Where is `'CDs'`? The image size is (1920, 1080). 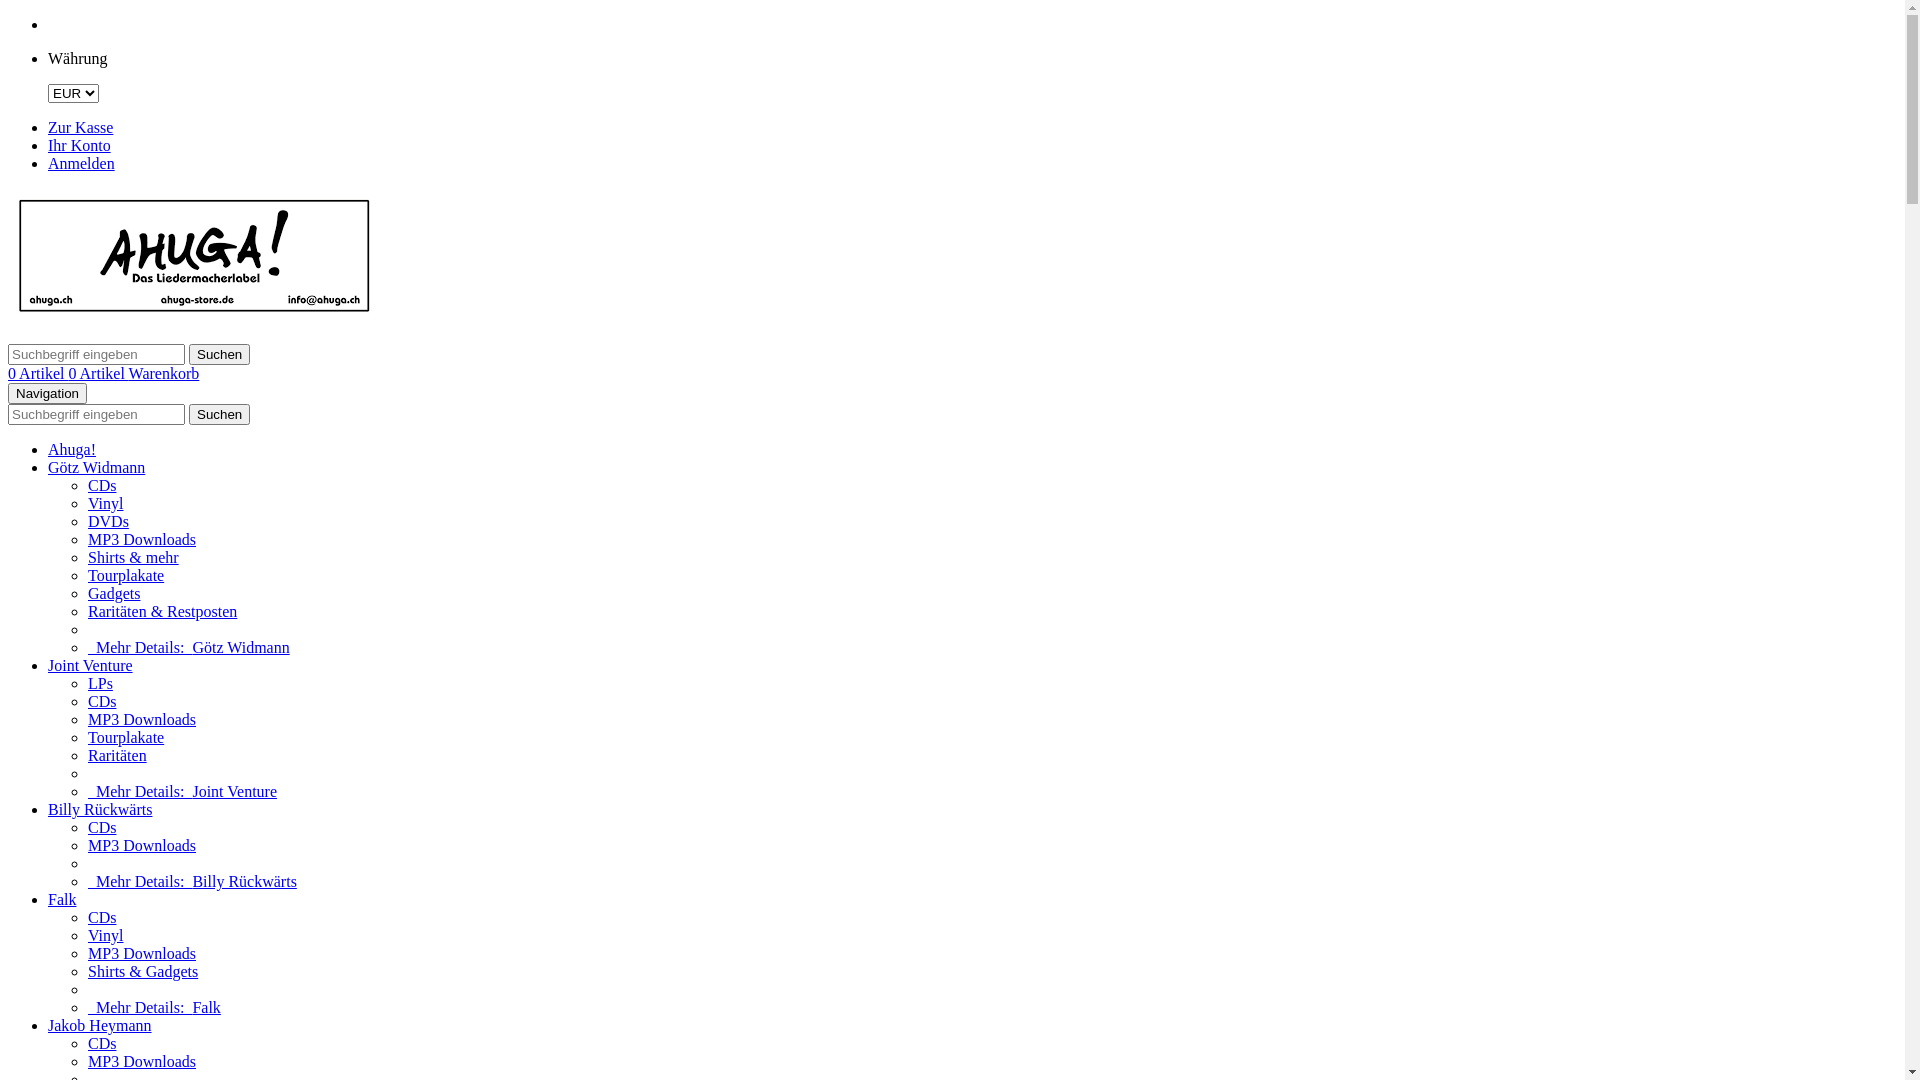 'CDs' is located at coordinates (100, 700).